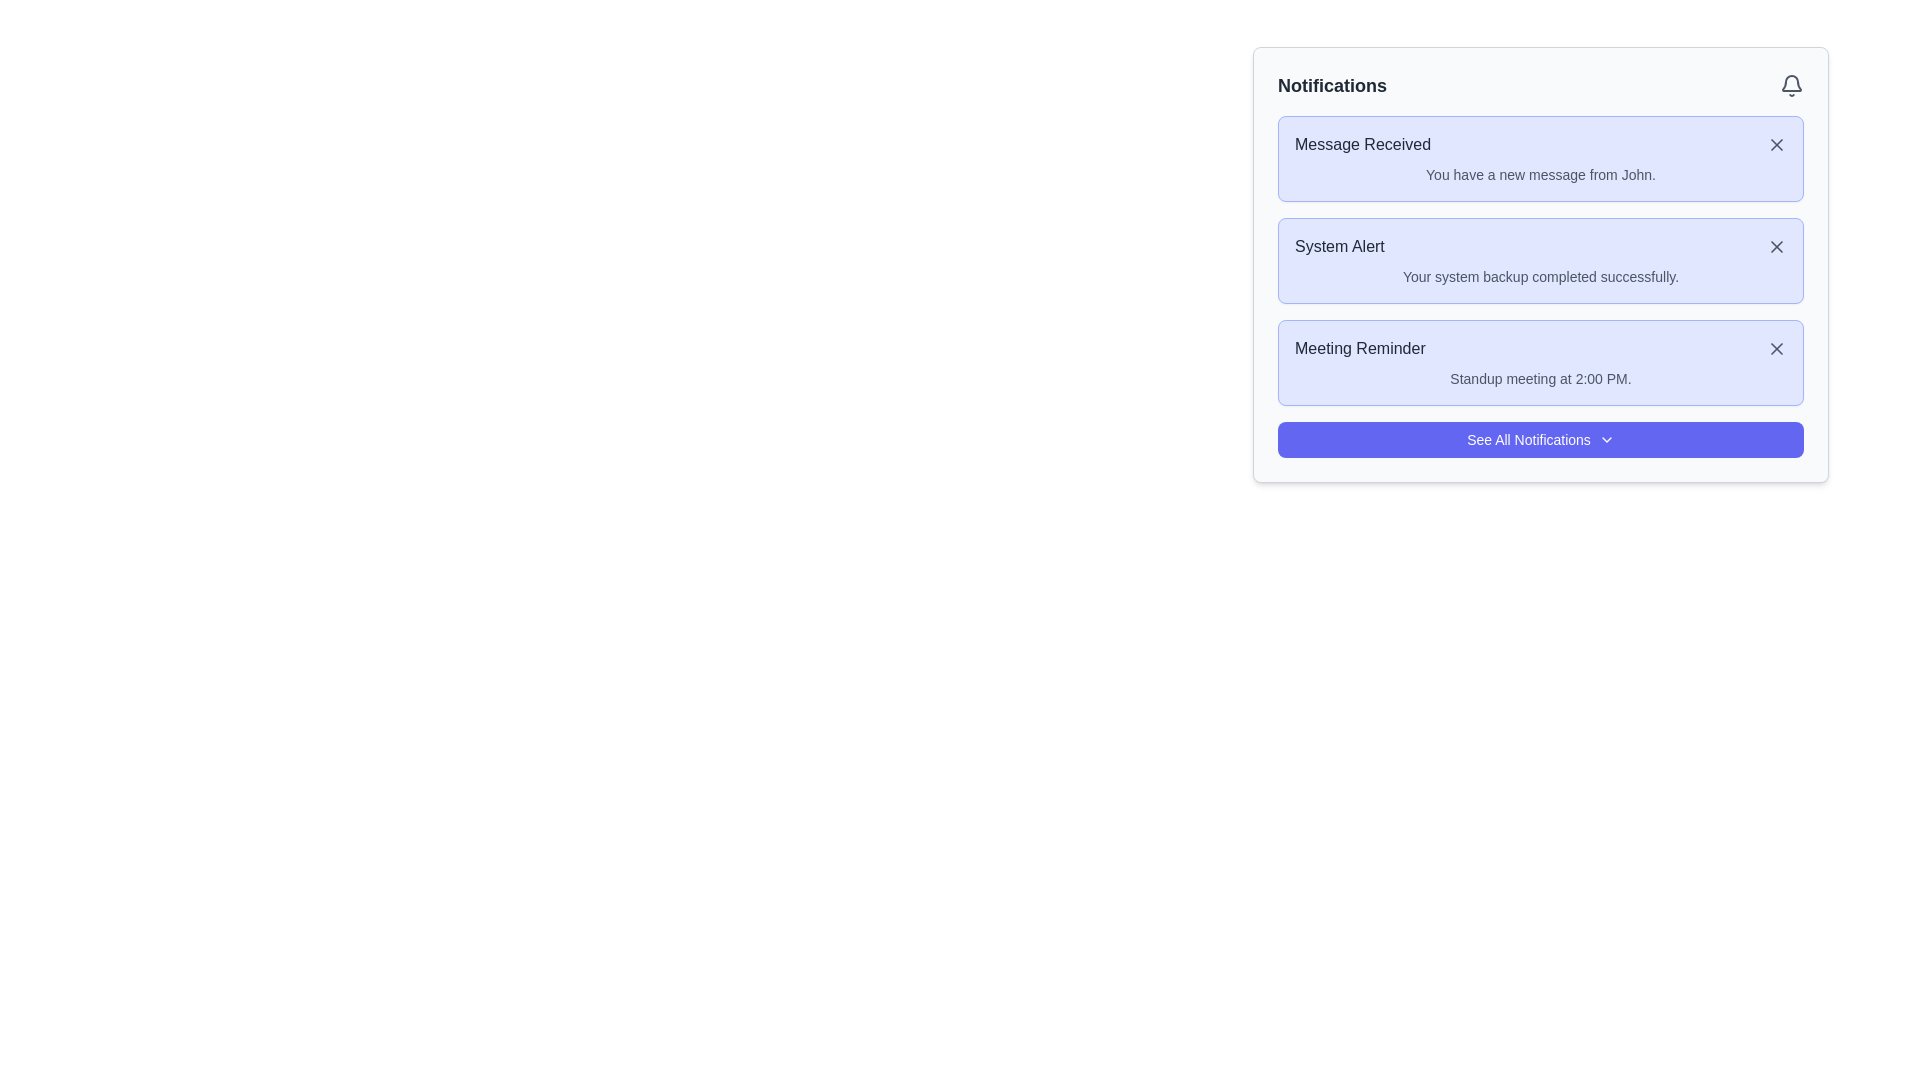  I want to click on the Text Label that serves as the title of a notification, located at the top of a notification item in the notification panel, so click(1362, 144).